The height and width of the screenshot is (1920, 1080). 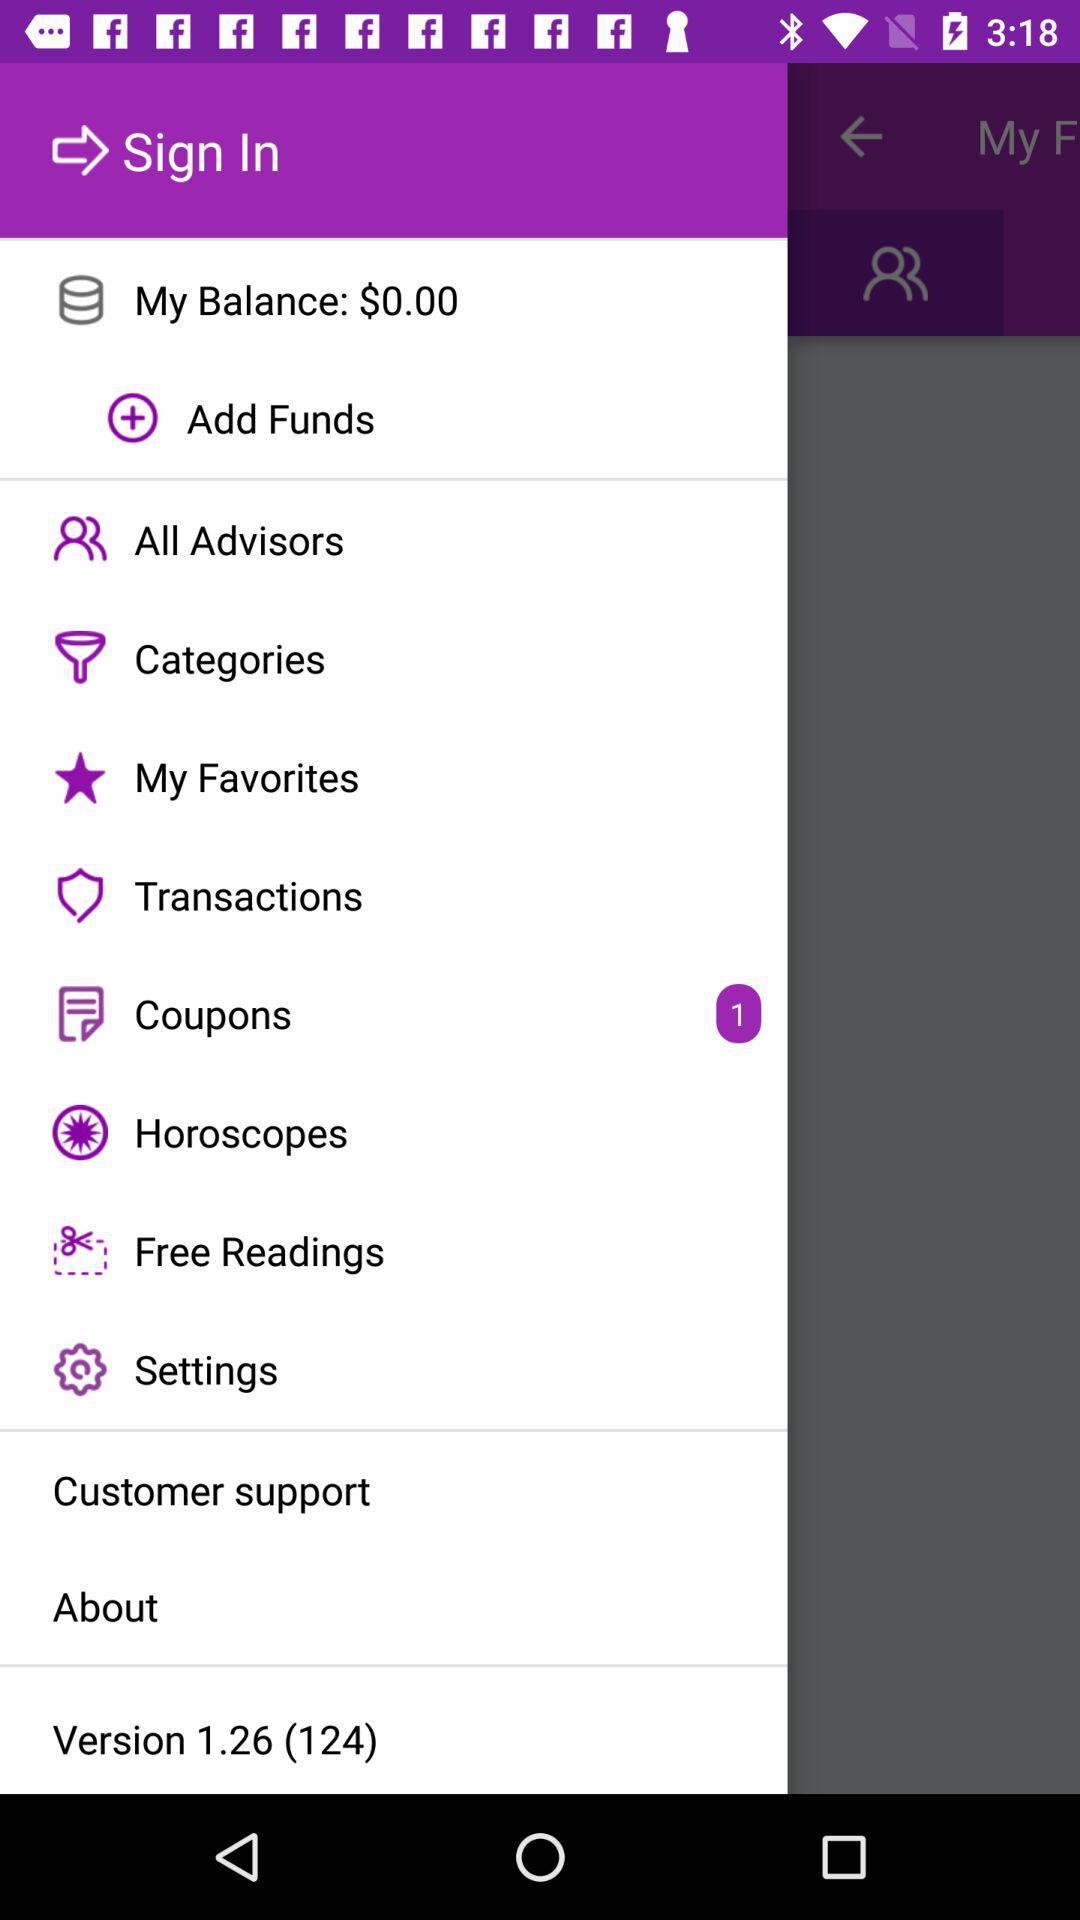 I want to click on icon below the free readings icon, so click(x=393, y=1368).